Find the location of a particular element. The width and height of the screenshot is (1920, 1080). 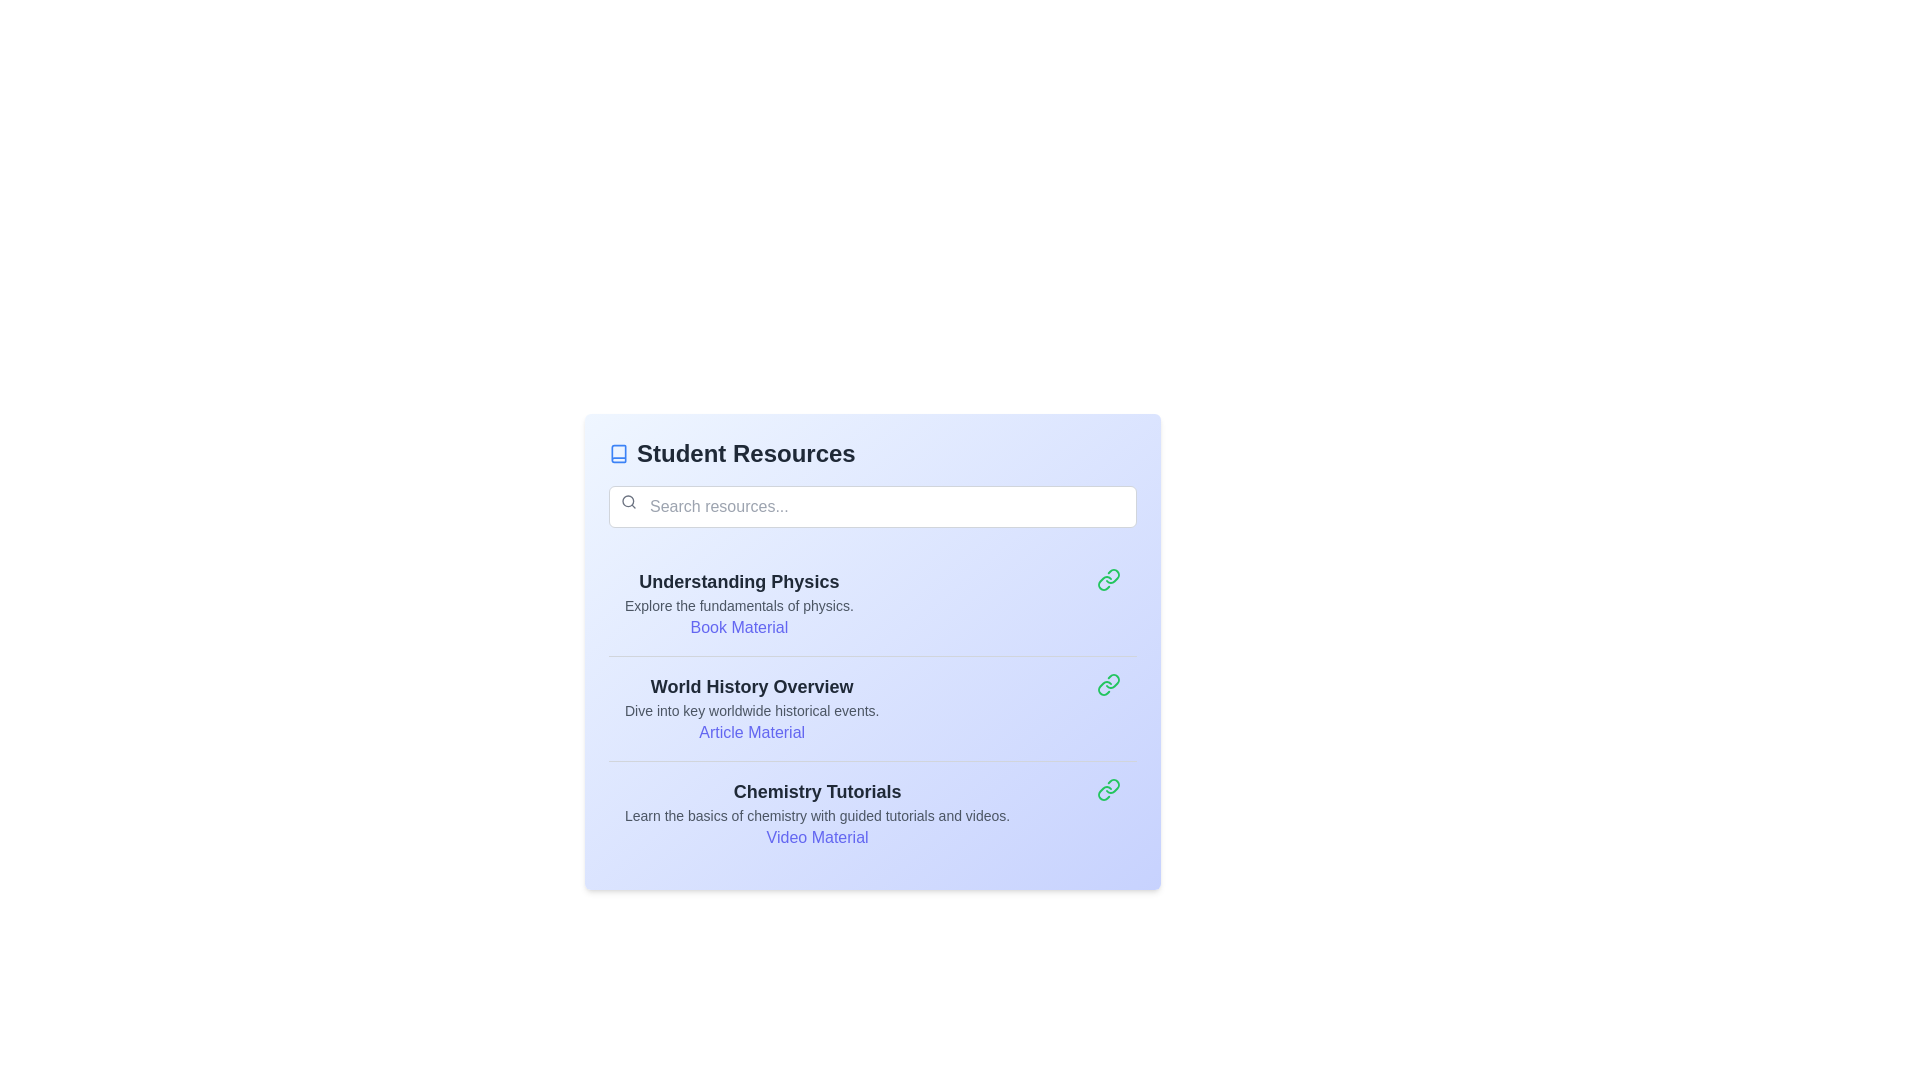

the link for the resource type Video Material to open the material is located at coordinates (816, 837).